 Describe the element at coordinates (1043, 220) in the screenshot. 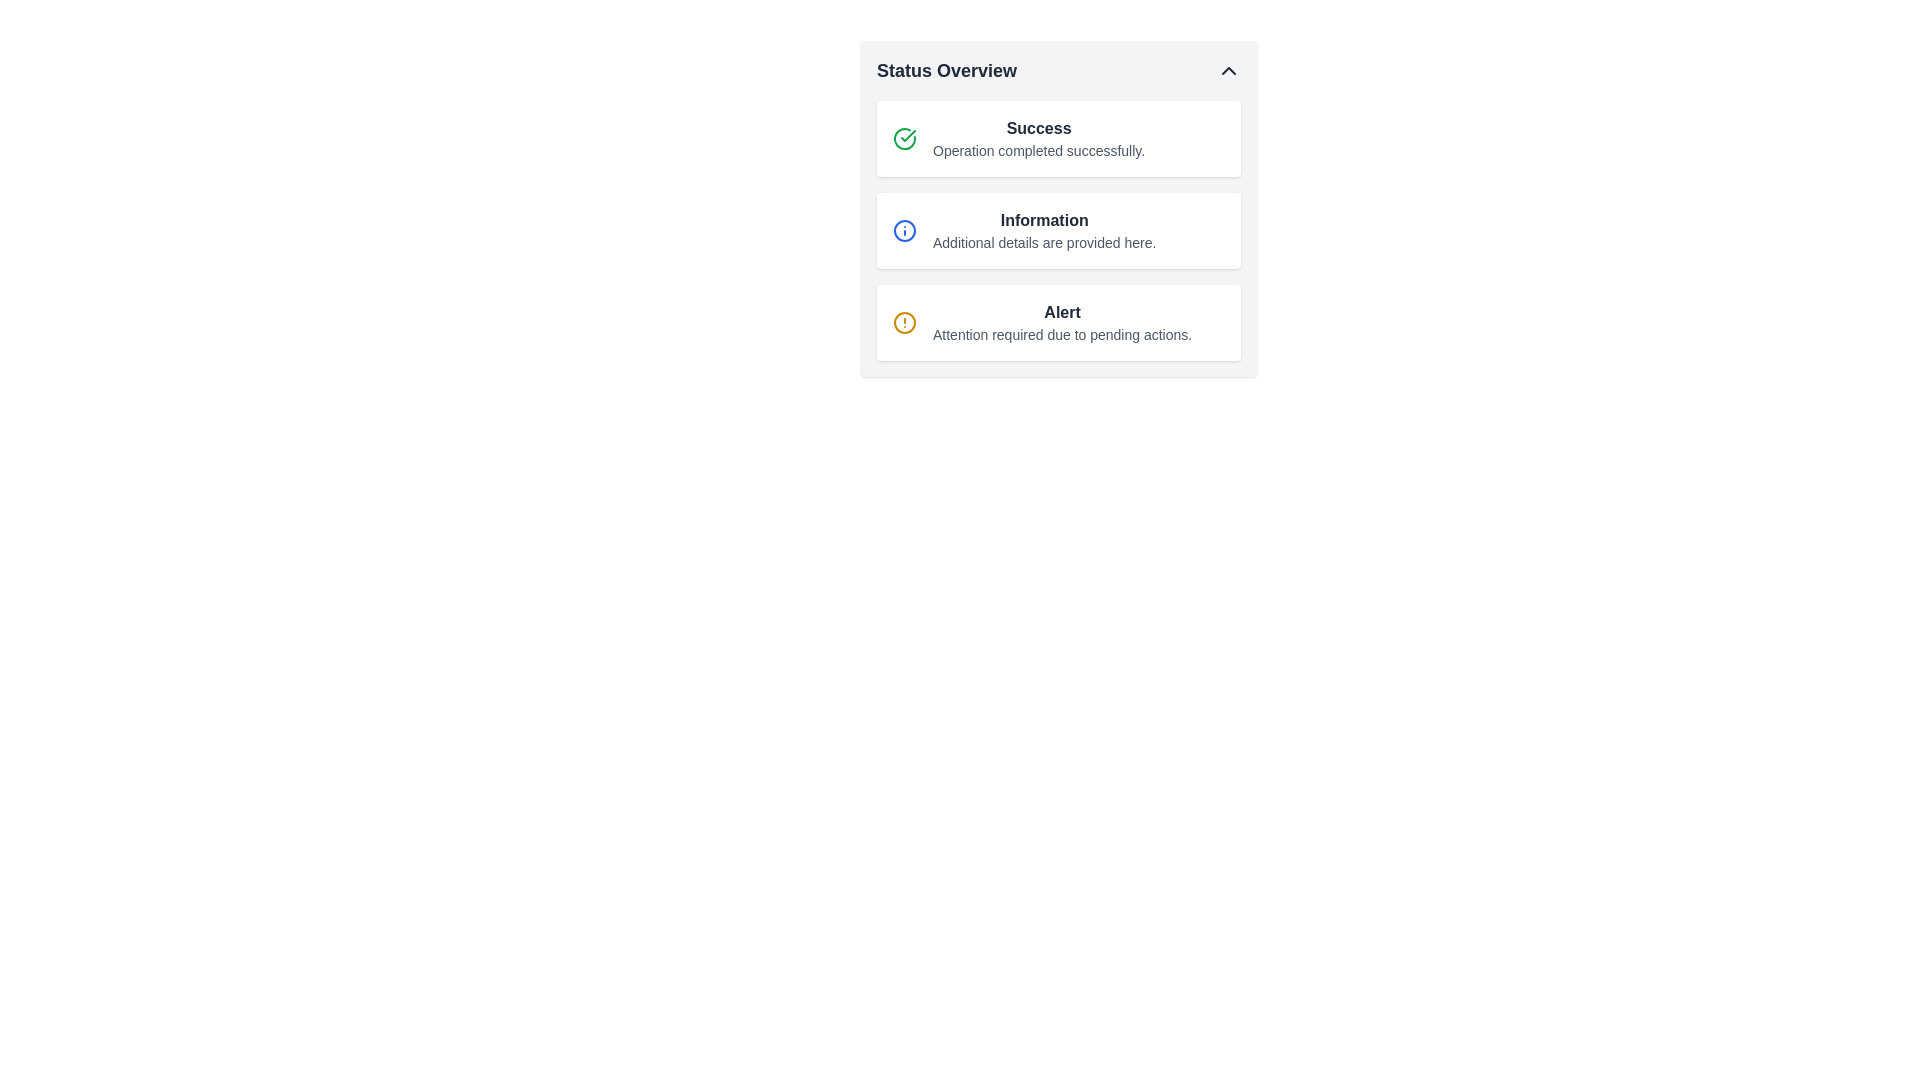

I see `the bolded text element reading 'Information' which is styled in grayish-black color and positioned above additional descriptive text in the second card of the 'Status Overview' section` at that location.